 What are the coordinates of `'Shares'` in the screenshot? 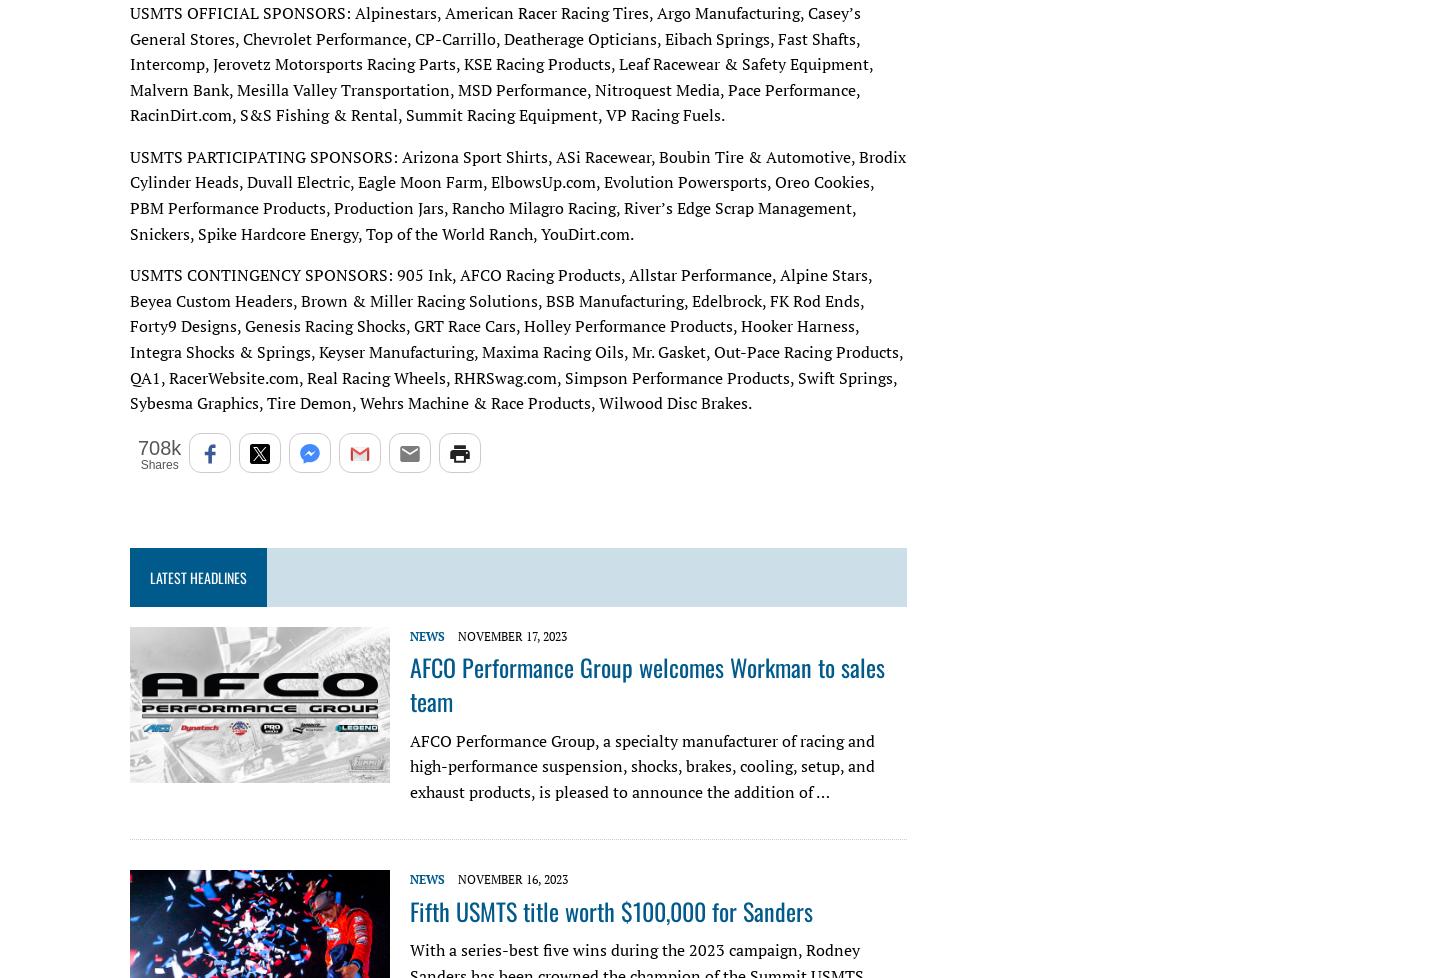 It's located at (157, 462).